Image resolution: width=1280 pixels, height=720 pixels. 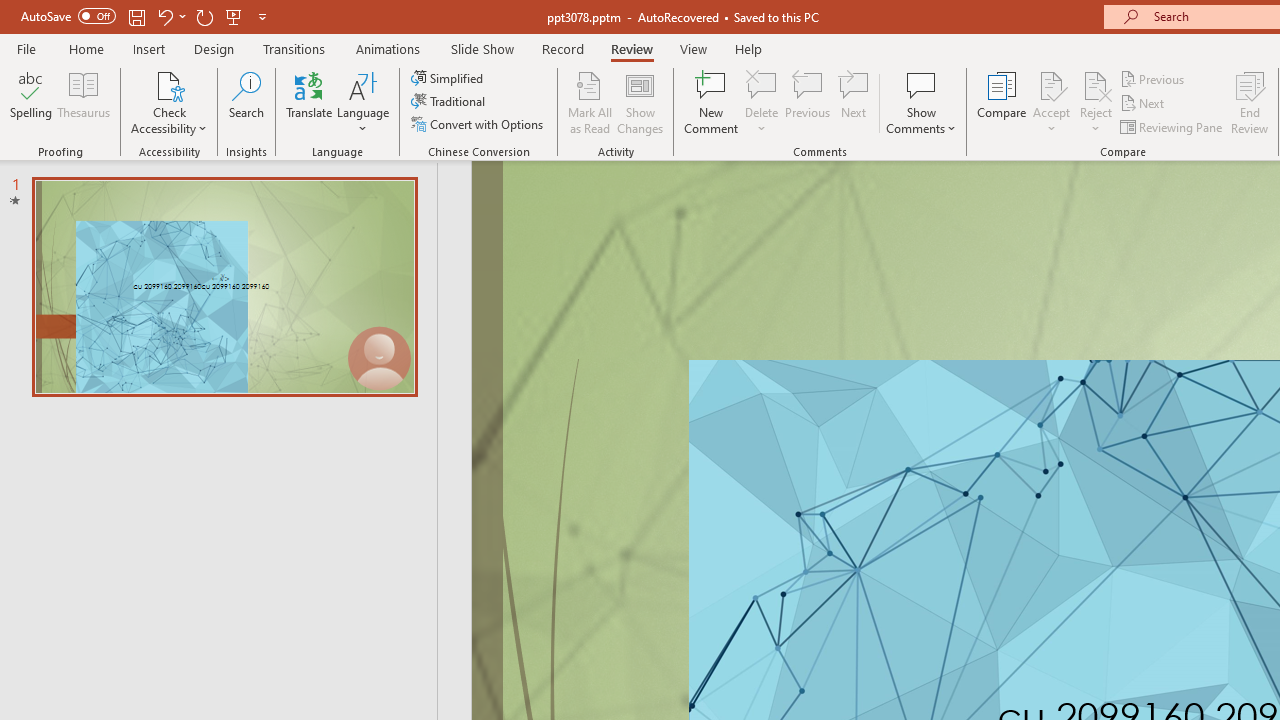 I want to click on 'Delete', so click(x=761, y=103).